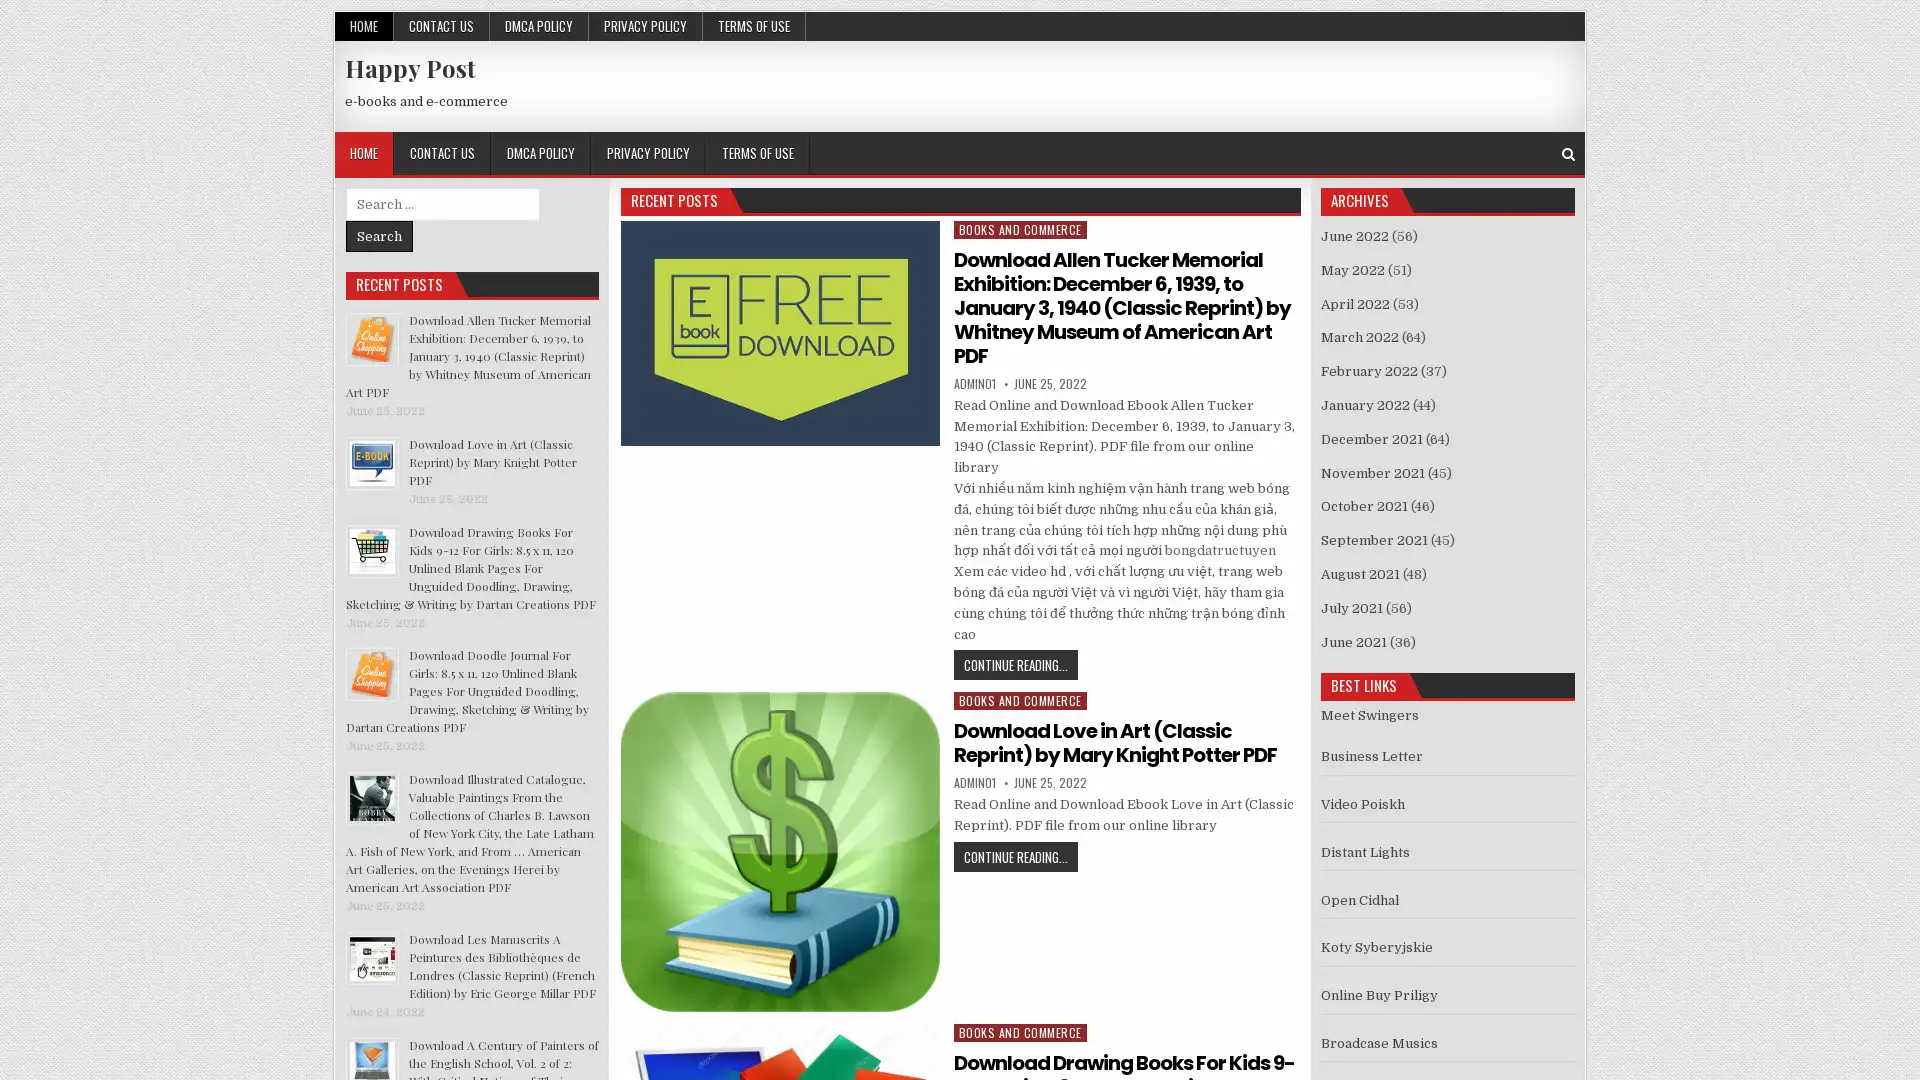 The height and width of the screenshot is (1080, 1920). What do you see at coordinates (378, 235) in the screenshot?
I see `Search` at bounding box center [378, 235].